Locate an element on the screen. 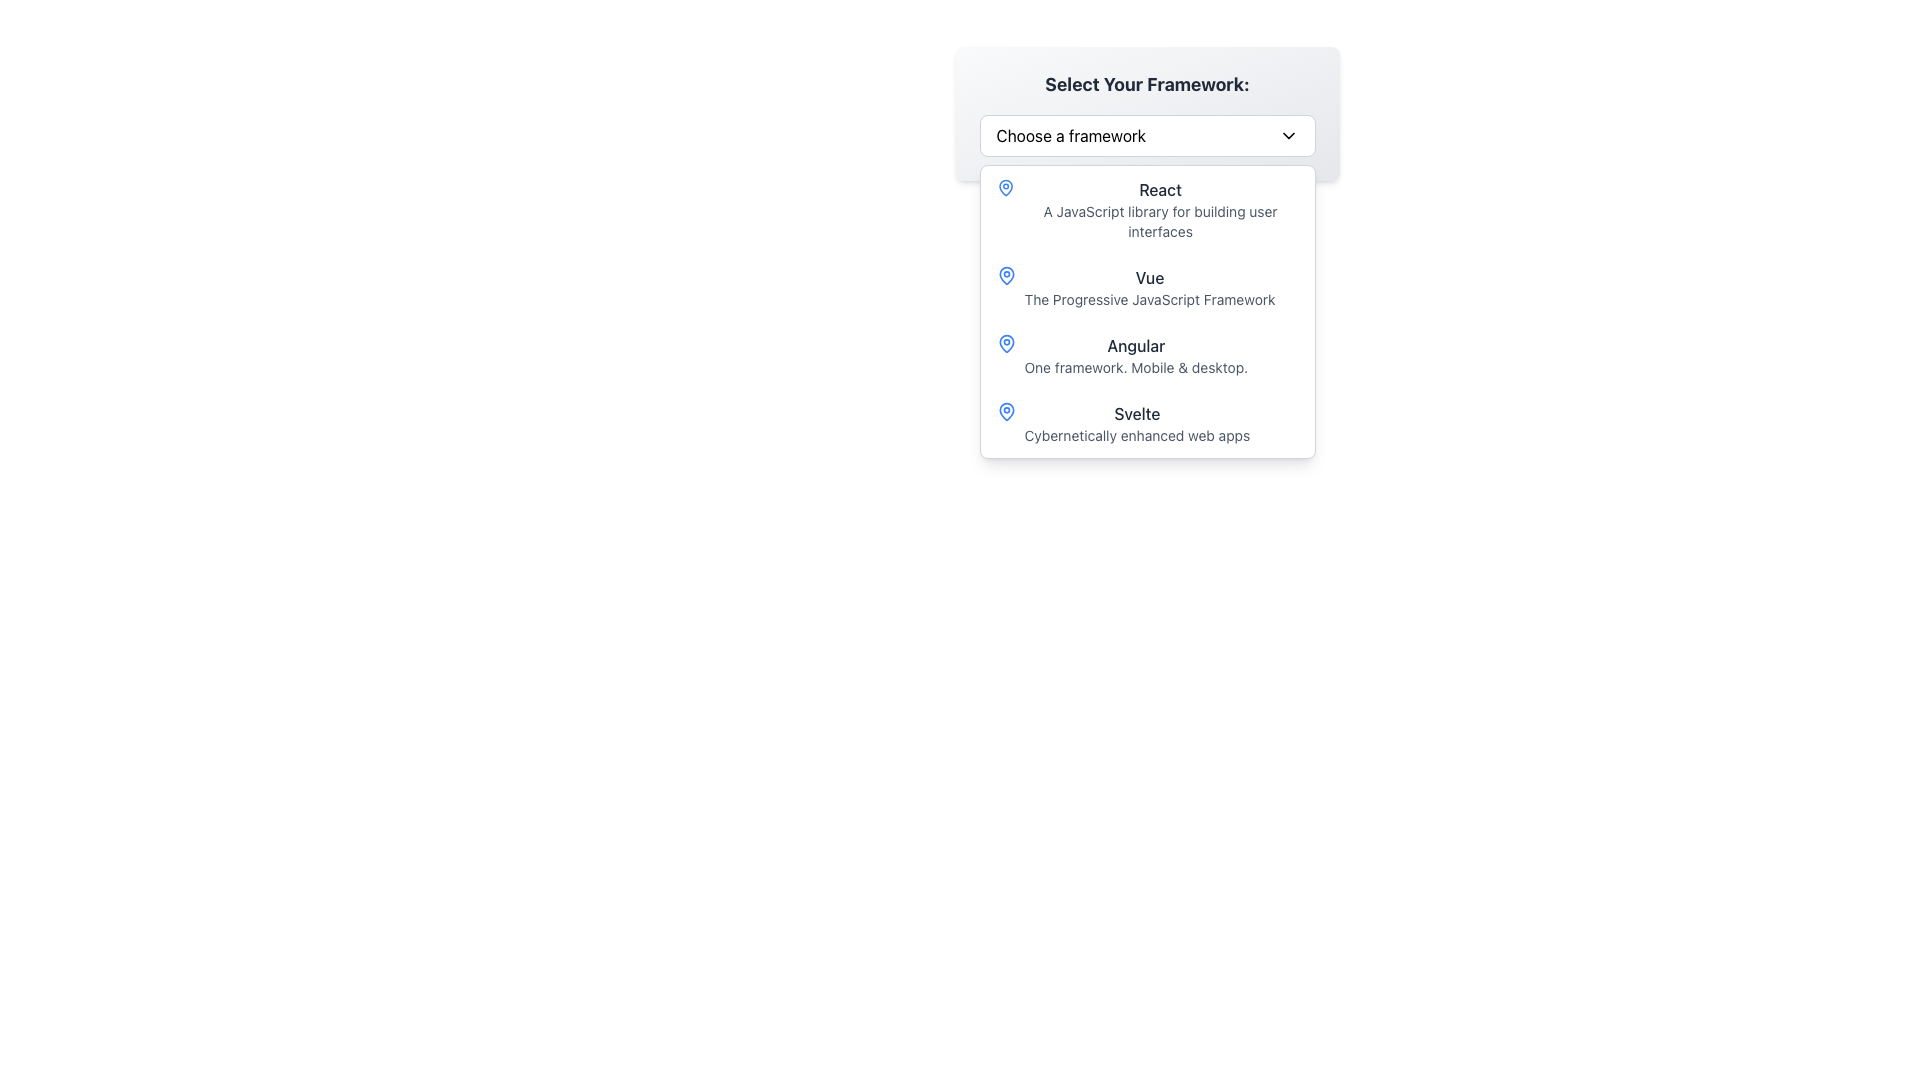 This screenshot has height=1080, width=1920. the 'Vue' list item in the dropdown menu is located at coordinates (1149, 288).